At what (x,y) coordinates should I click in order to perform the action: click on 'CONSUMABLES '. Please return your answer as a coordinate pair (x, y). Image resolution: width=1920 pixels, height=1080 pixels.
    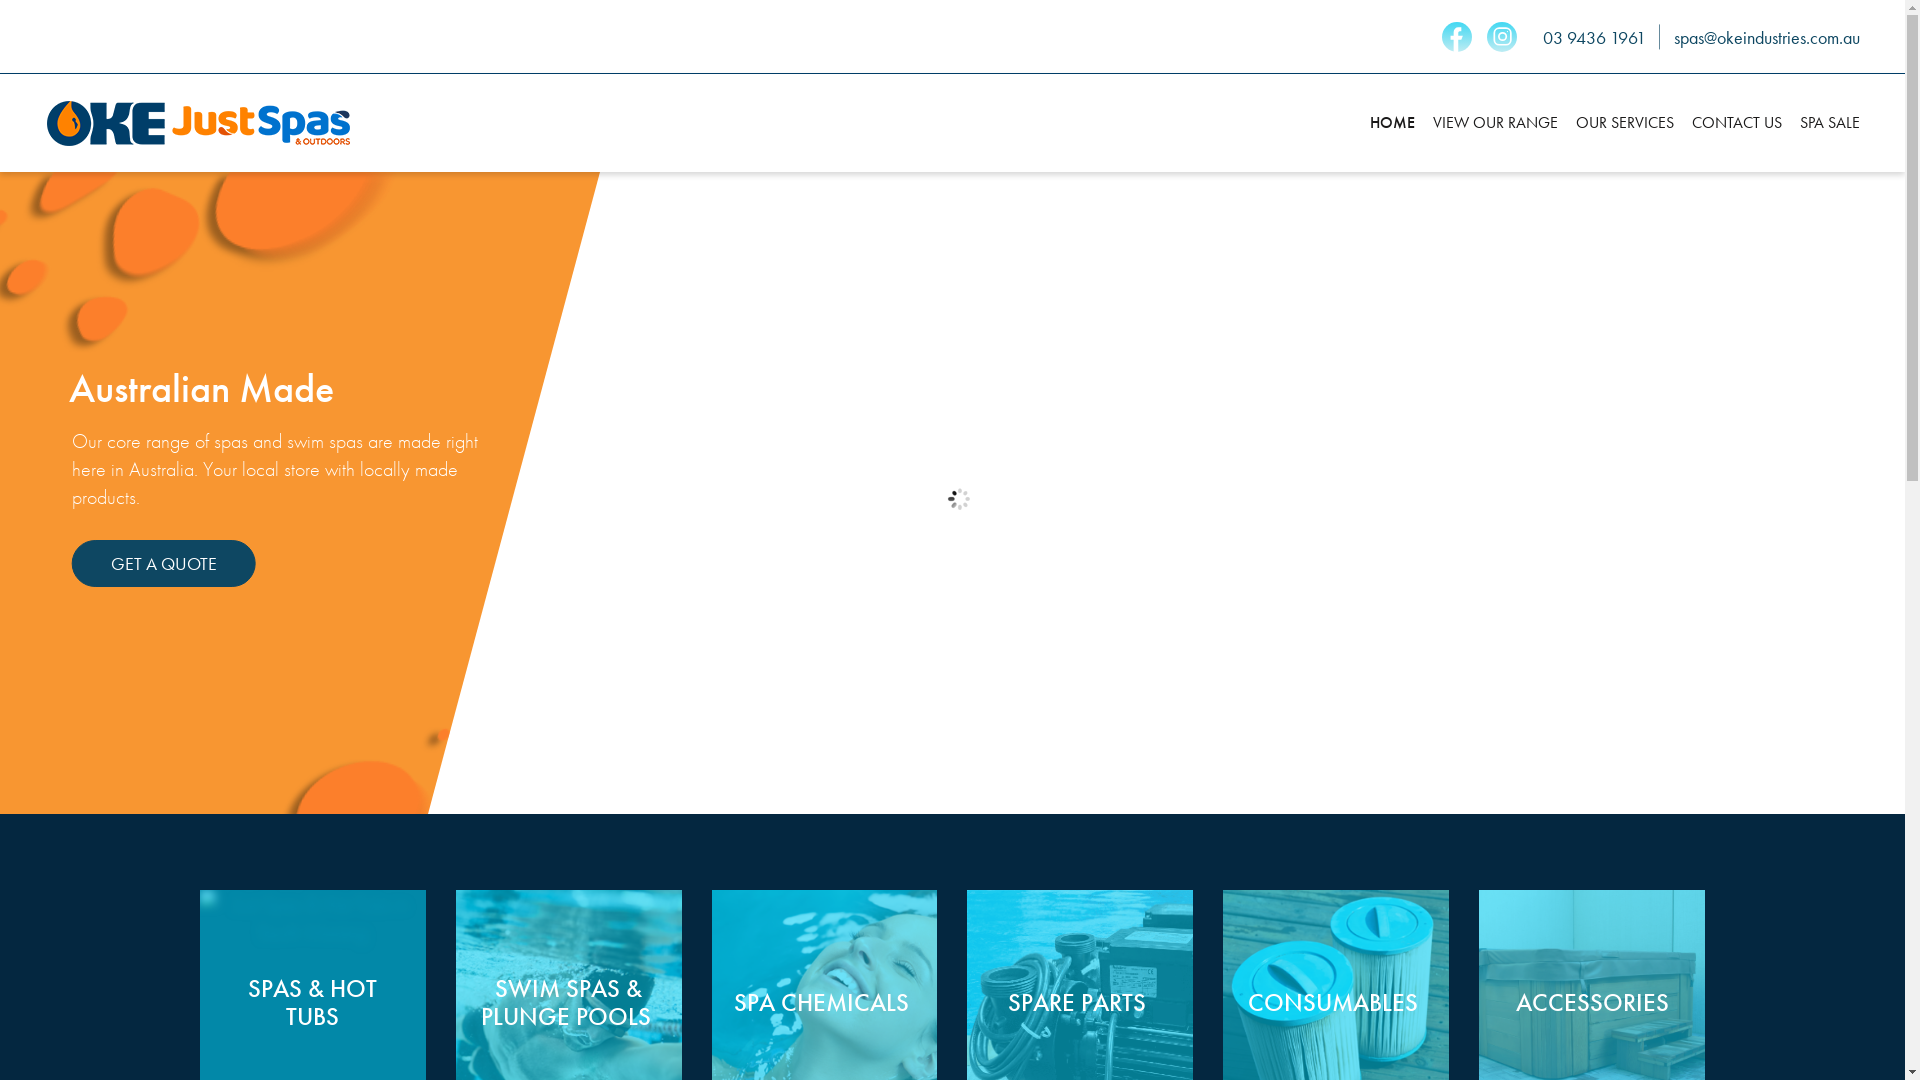
    Looking at the image, I should click on (1335, 1002).